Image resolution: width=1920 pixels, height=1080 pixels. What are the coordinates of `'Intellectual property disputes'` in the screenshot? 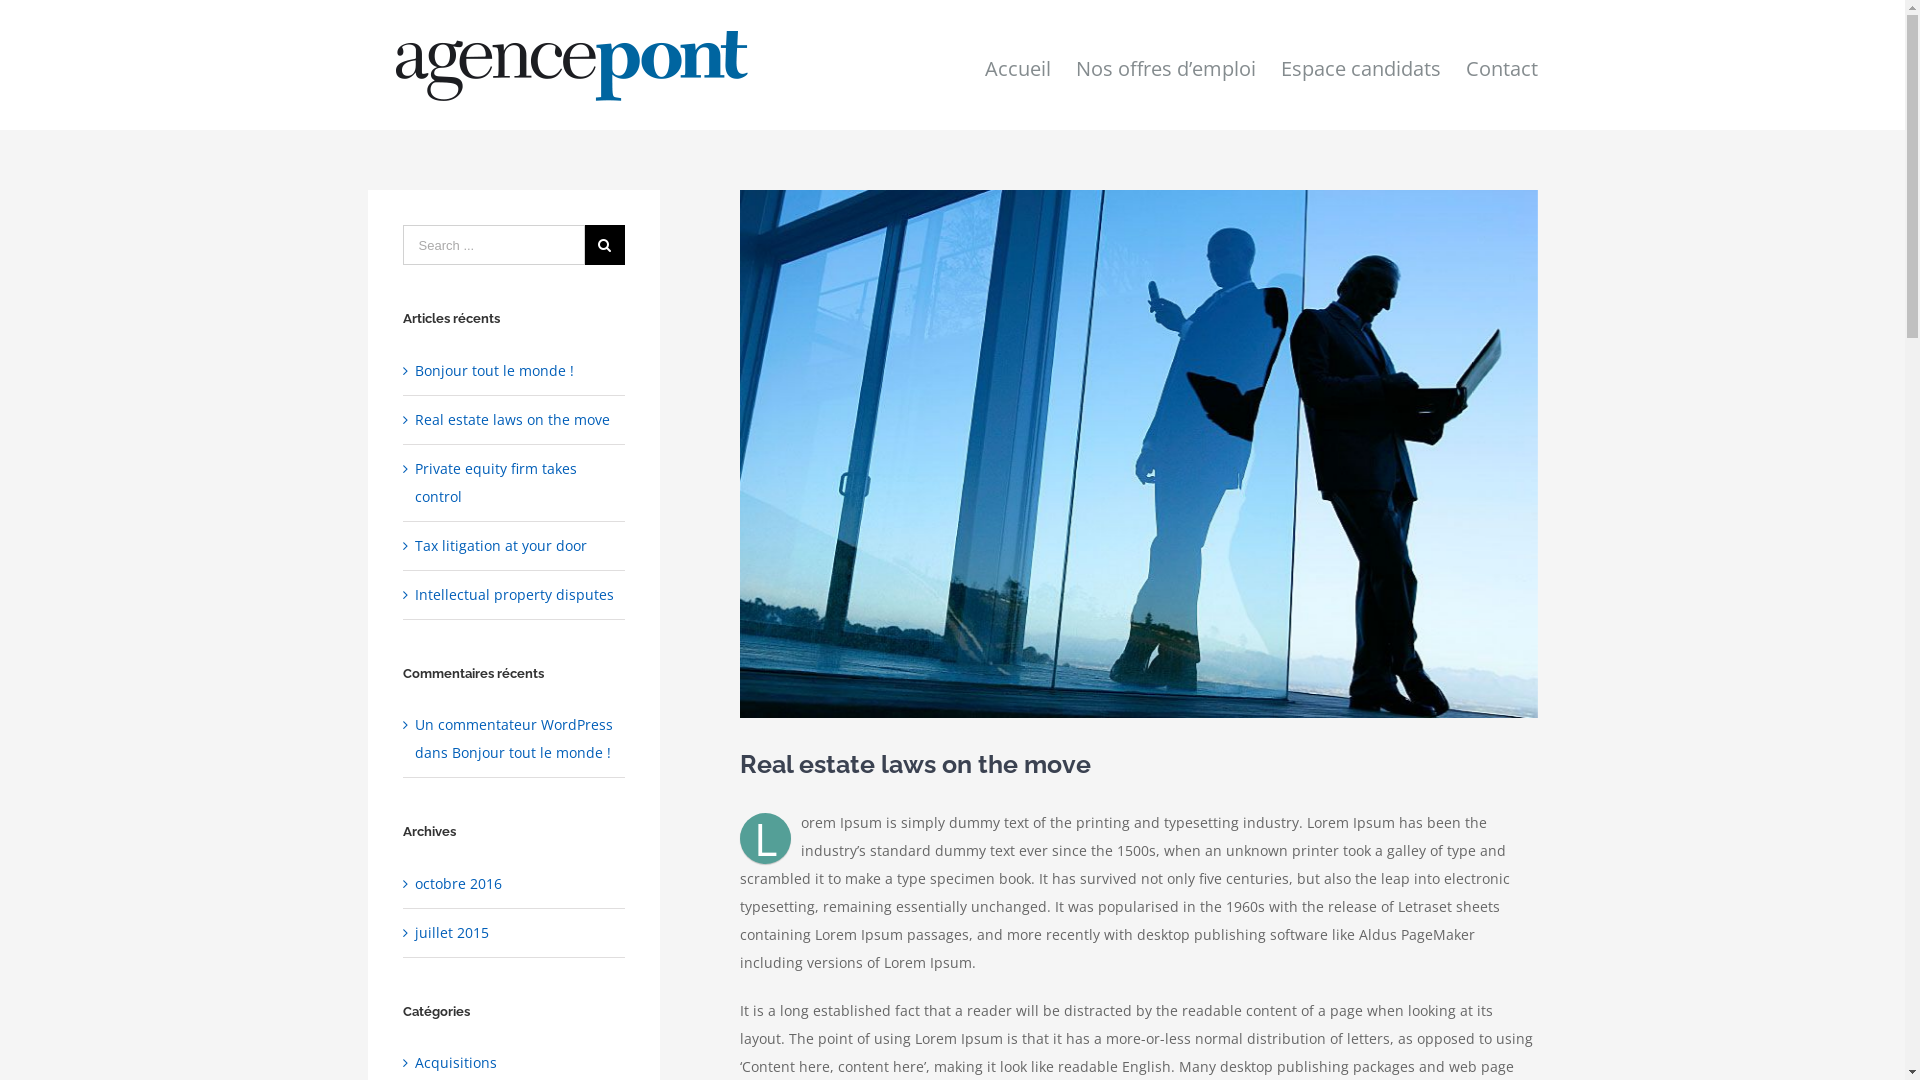 It's located at (514, 593).